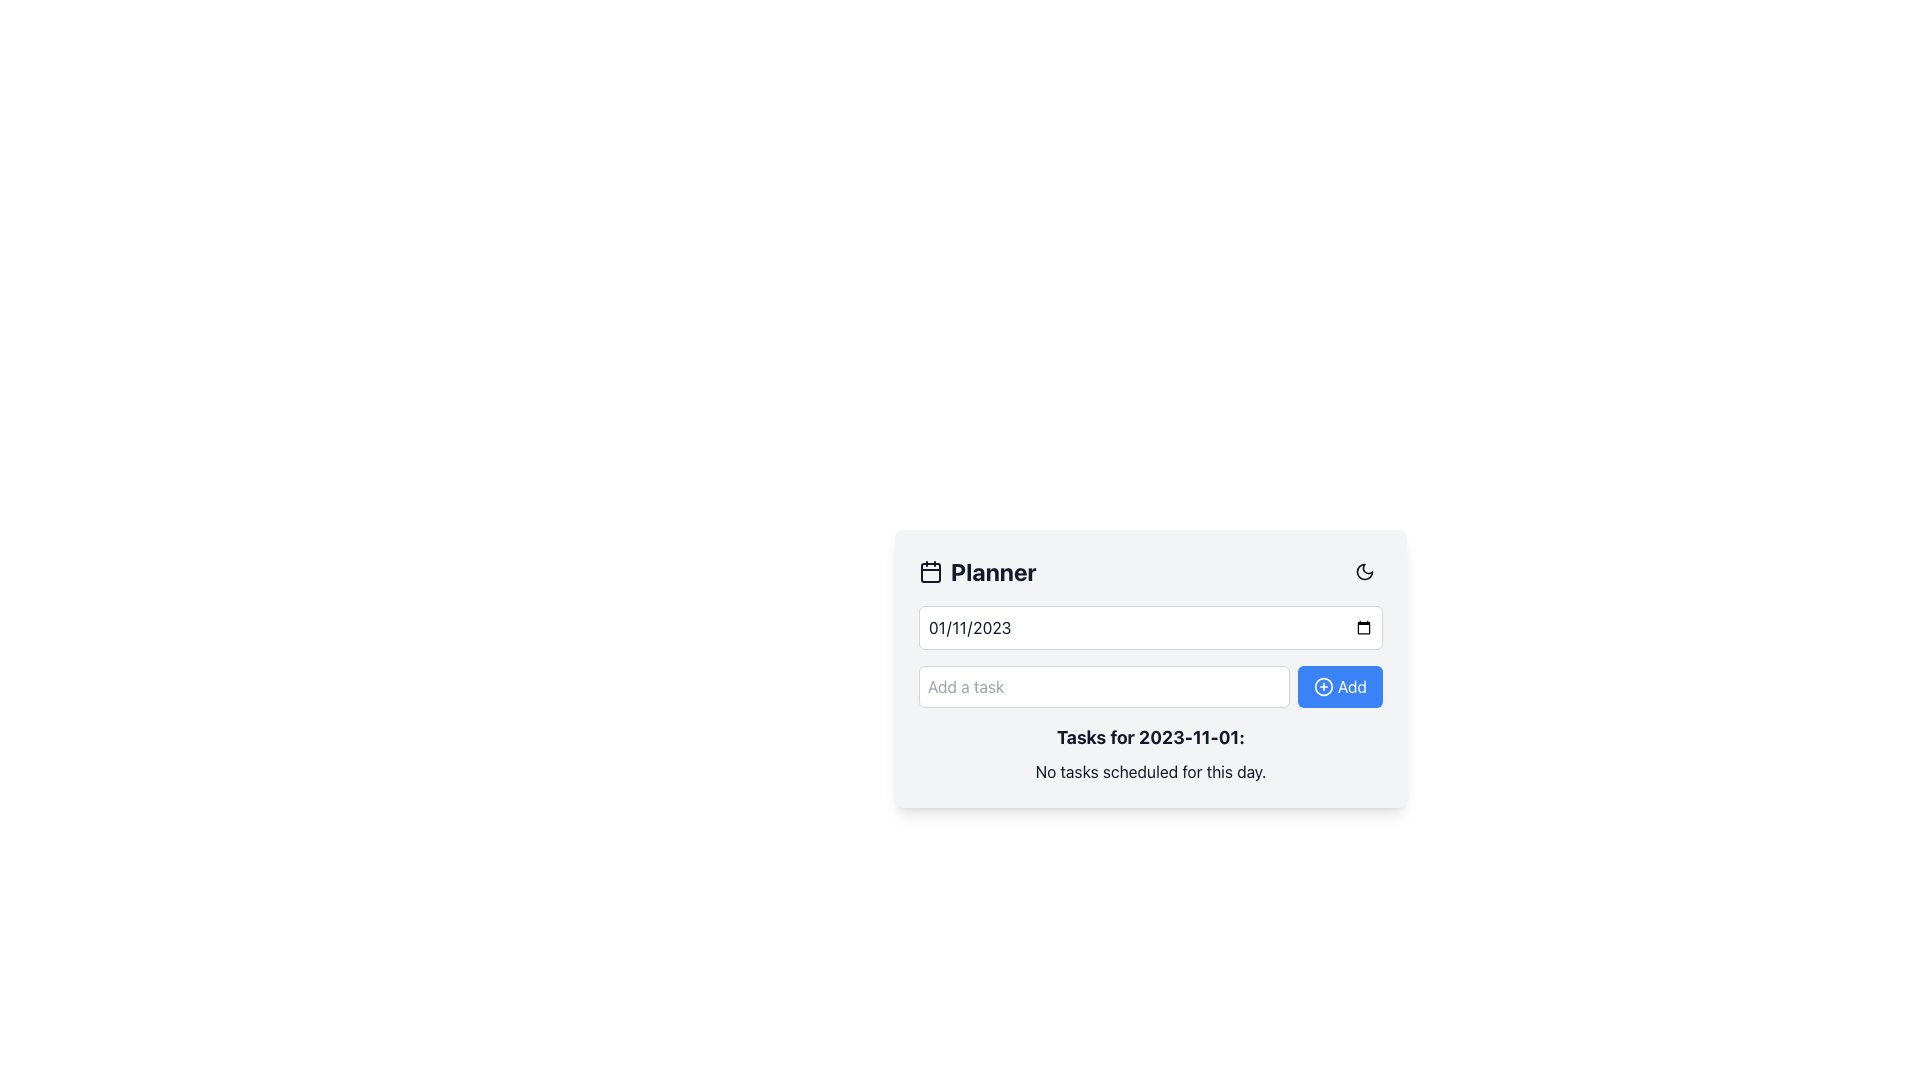  Describe the element at coordinates (1363, 571) in the screenshot. I see `the crescent moon-shaped icon located in the top-right corner of a card layout` at that location.